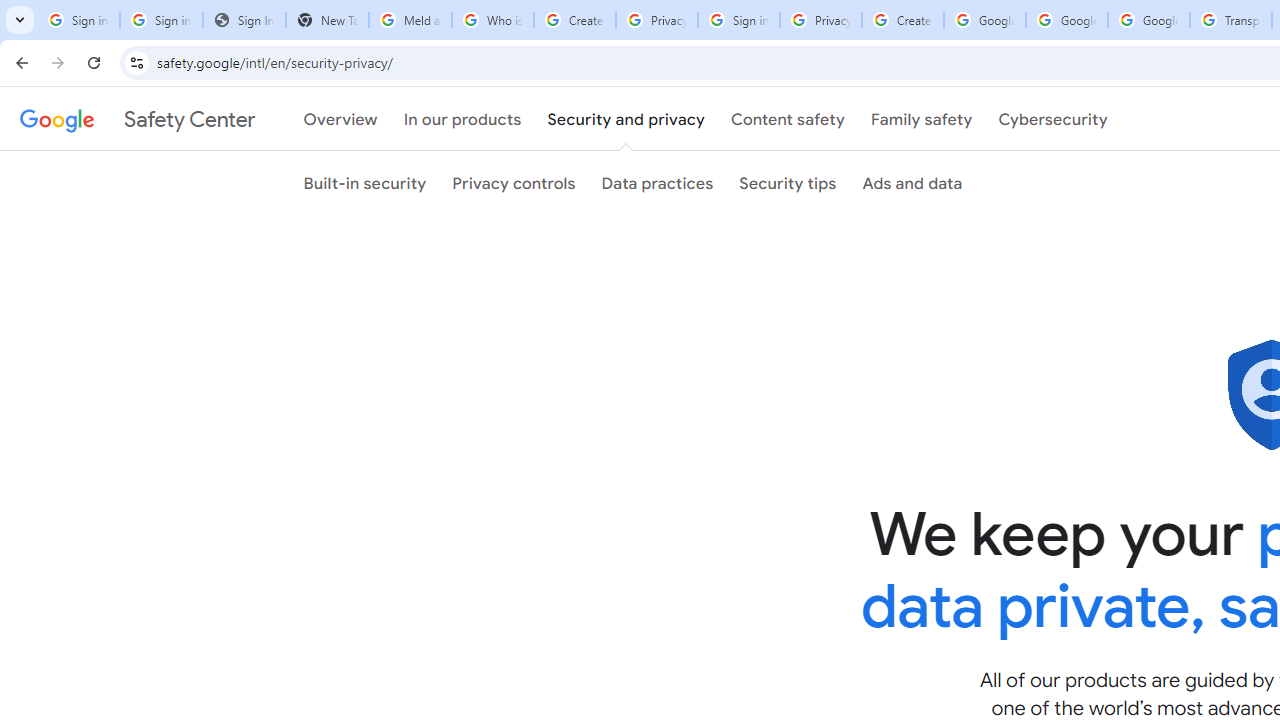 The width and height of the screenshot is (1280, 720). I want to click on 'Built-in security', so click(365, 183).